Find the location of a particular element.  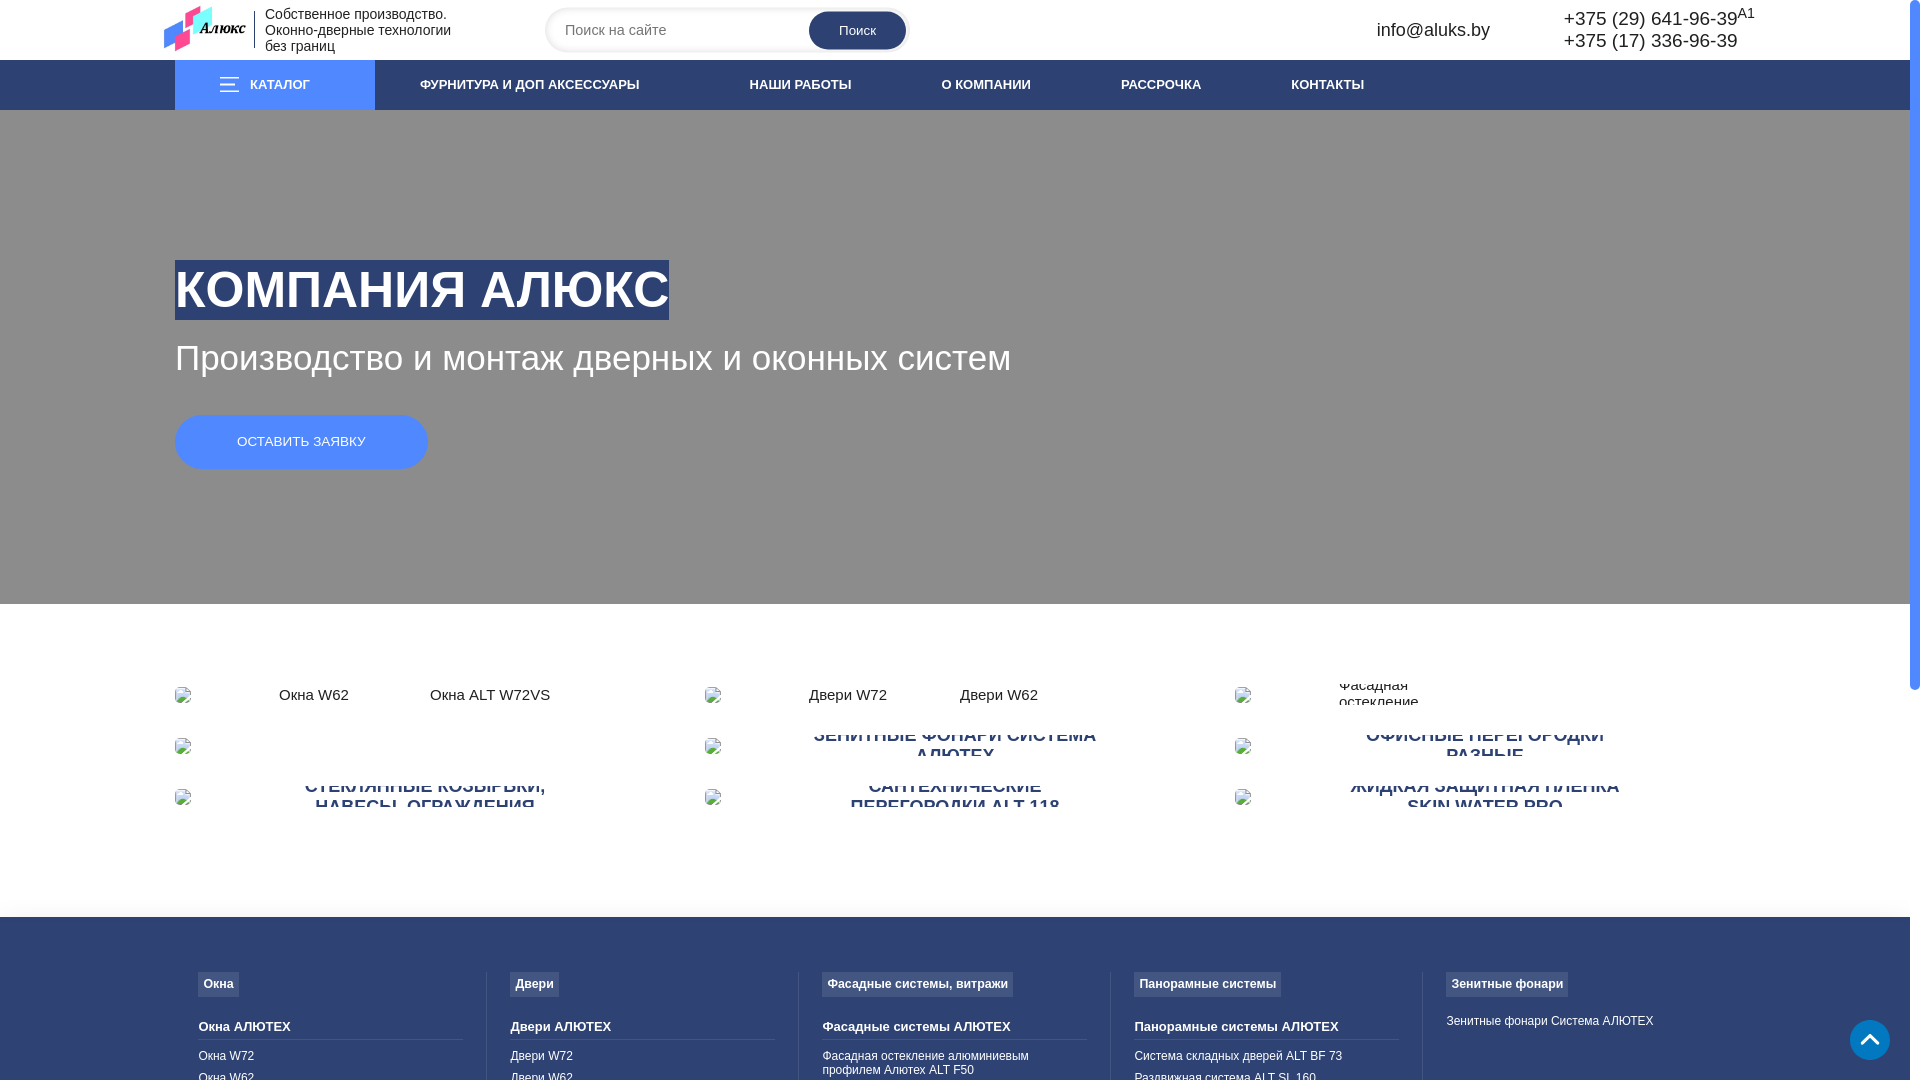

'info@aluks.by' is located at coordinates (1432, 30).